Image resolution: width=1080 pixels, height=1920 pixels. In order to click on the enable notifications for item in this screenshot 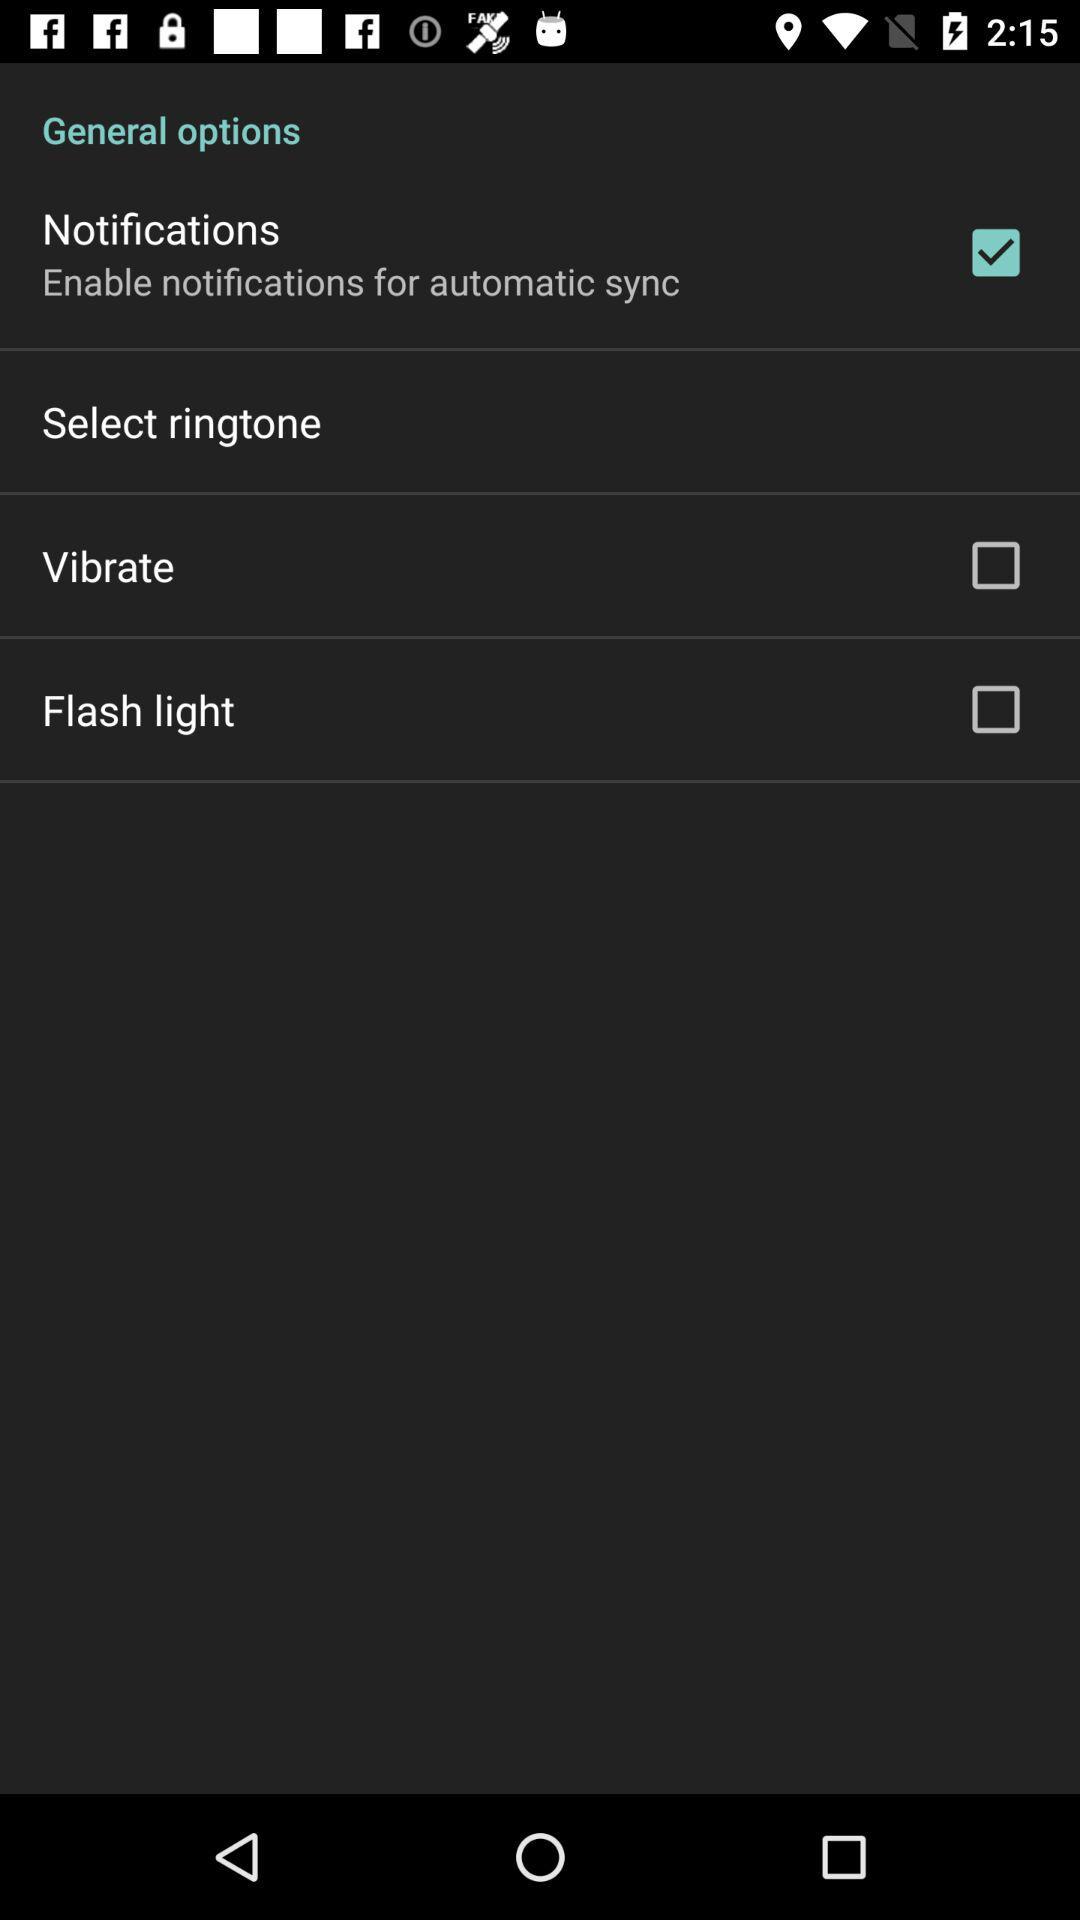, I will do `click(361, 280)`.